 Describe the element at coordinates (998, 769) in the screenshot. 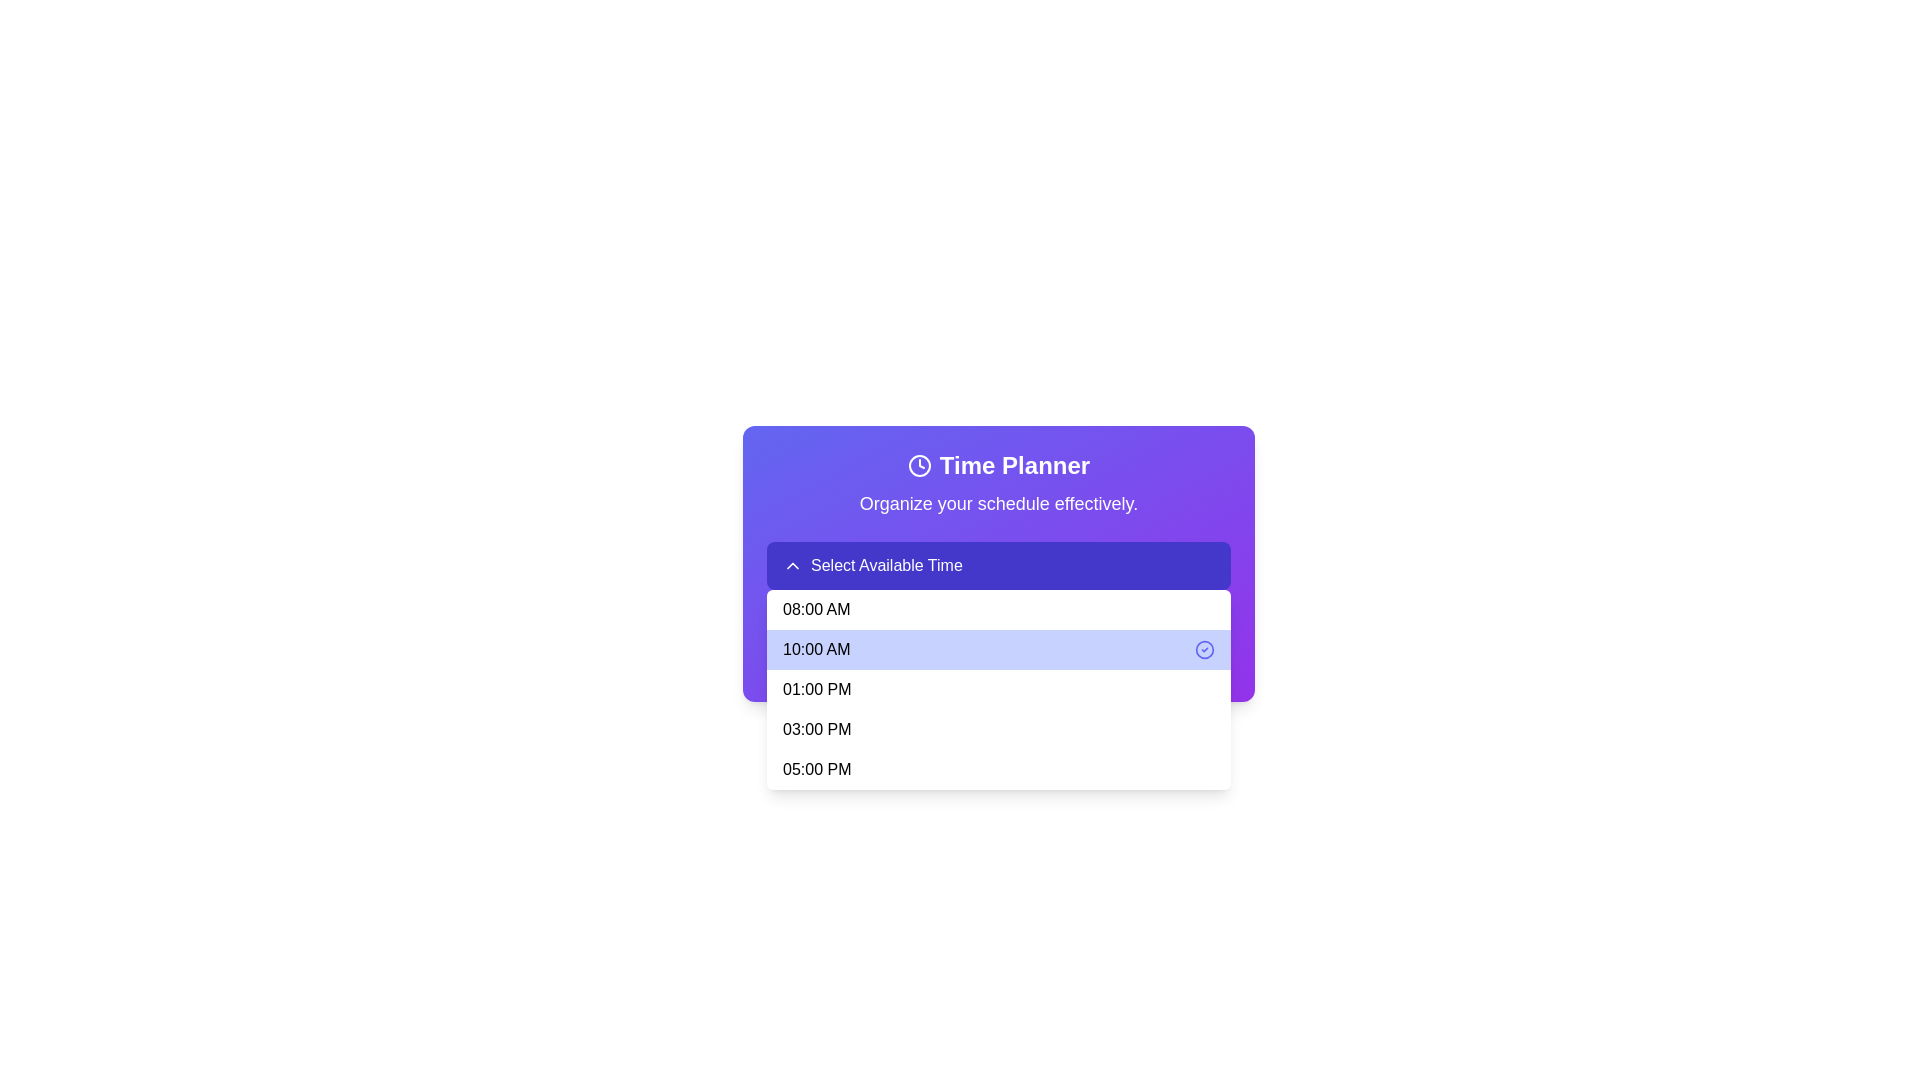

I see `the list item displaying '05:00 PM' in the dropdown menu` at that location.